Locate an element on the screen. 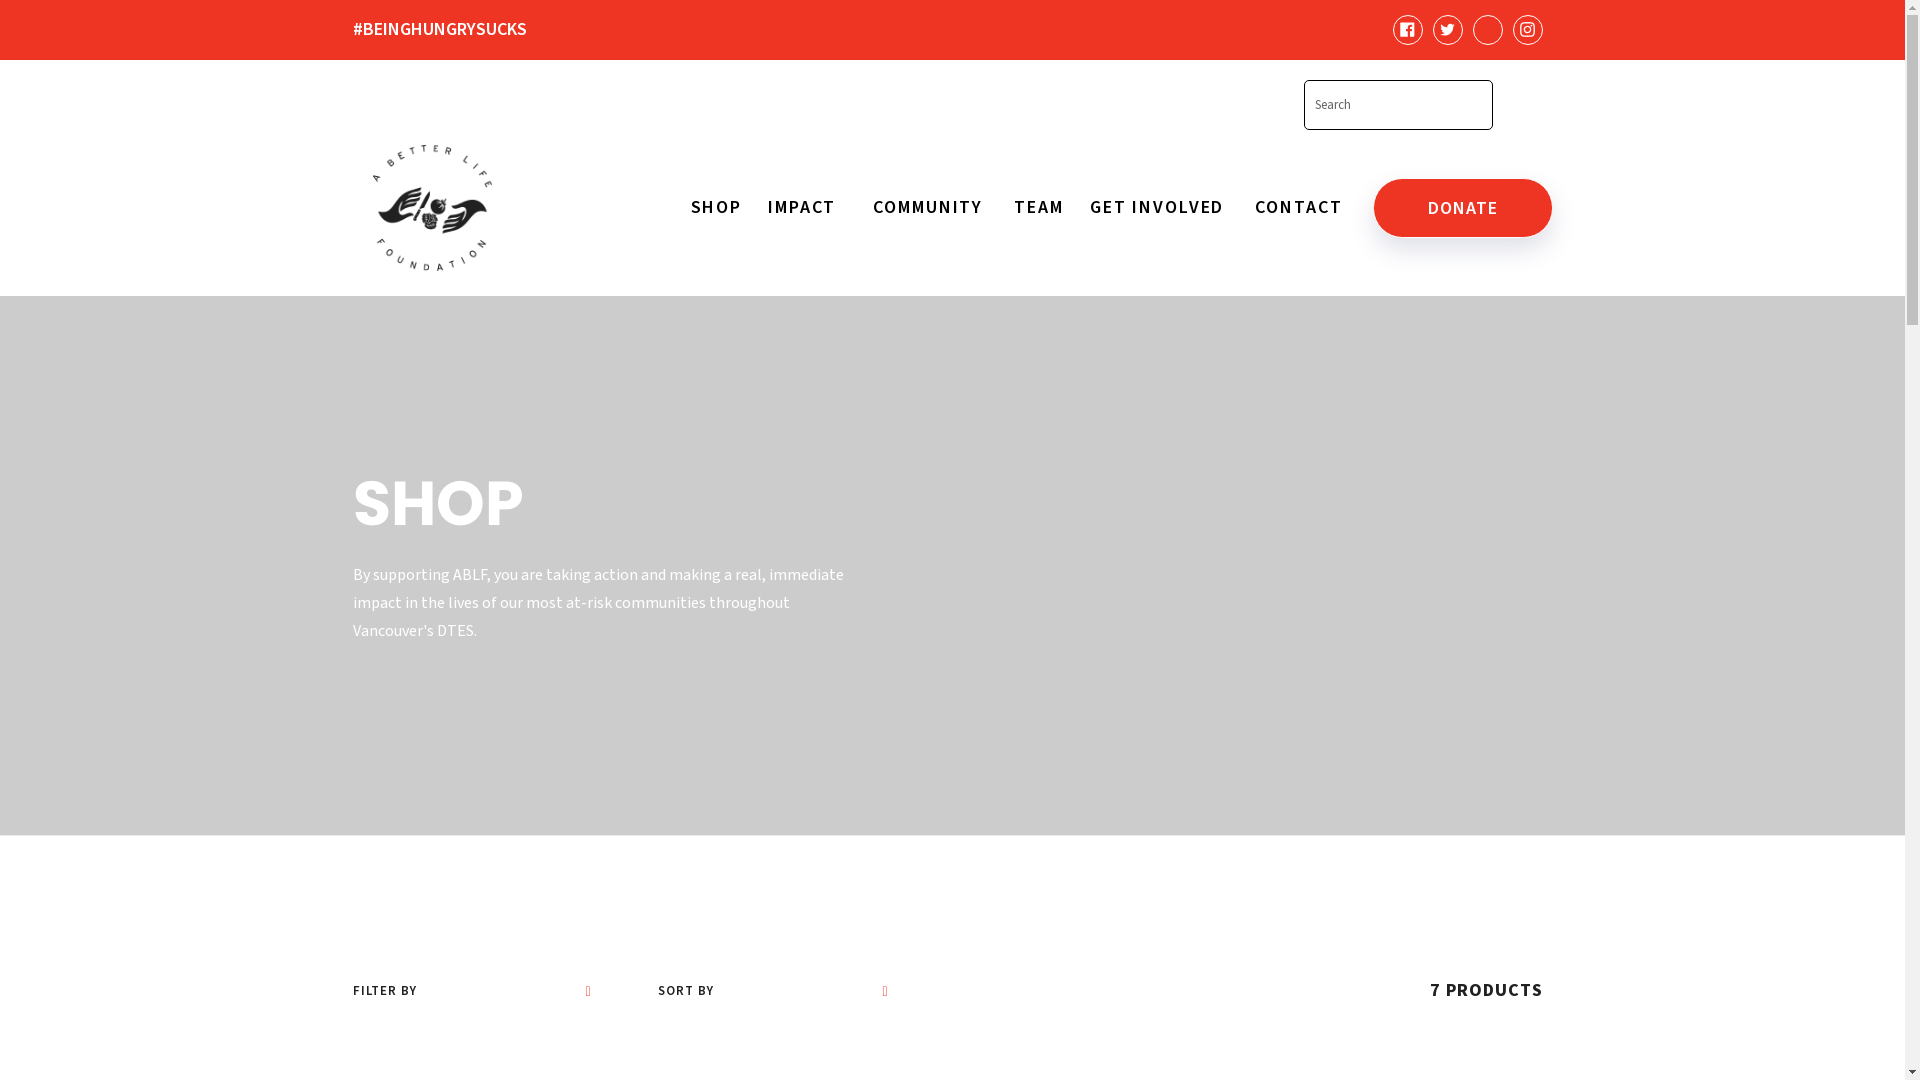  '#BEINGHUNGRYSUCKS' is located at coordinates (465, 29).